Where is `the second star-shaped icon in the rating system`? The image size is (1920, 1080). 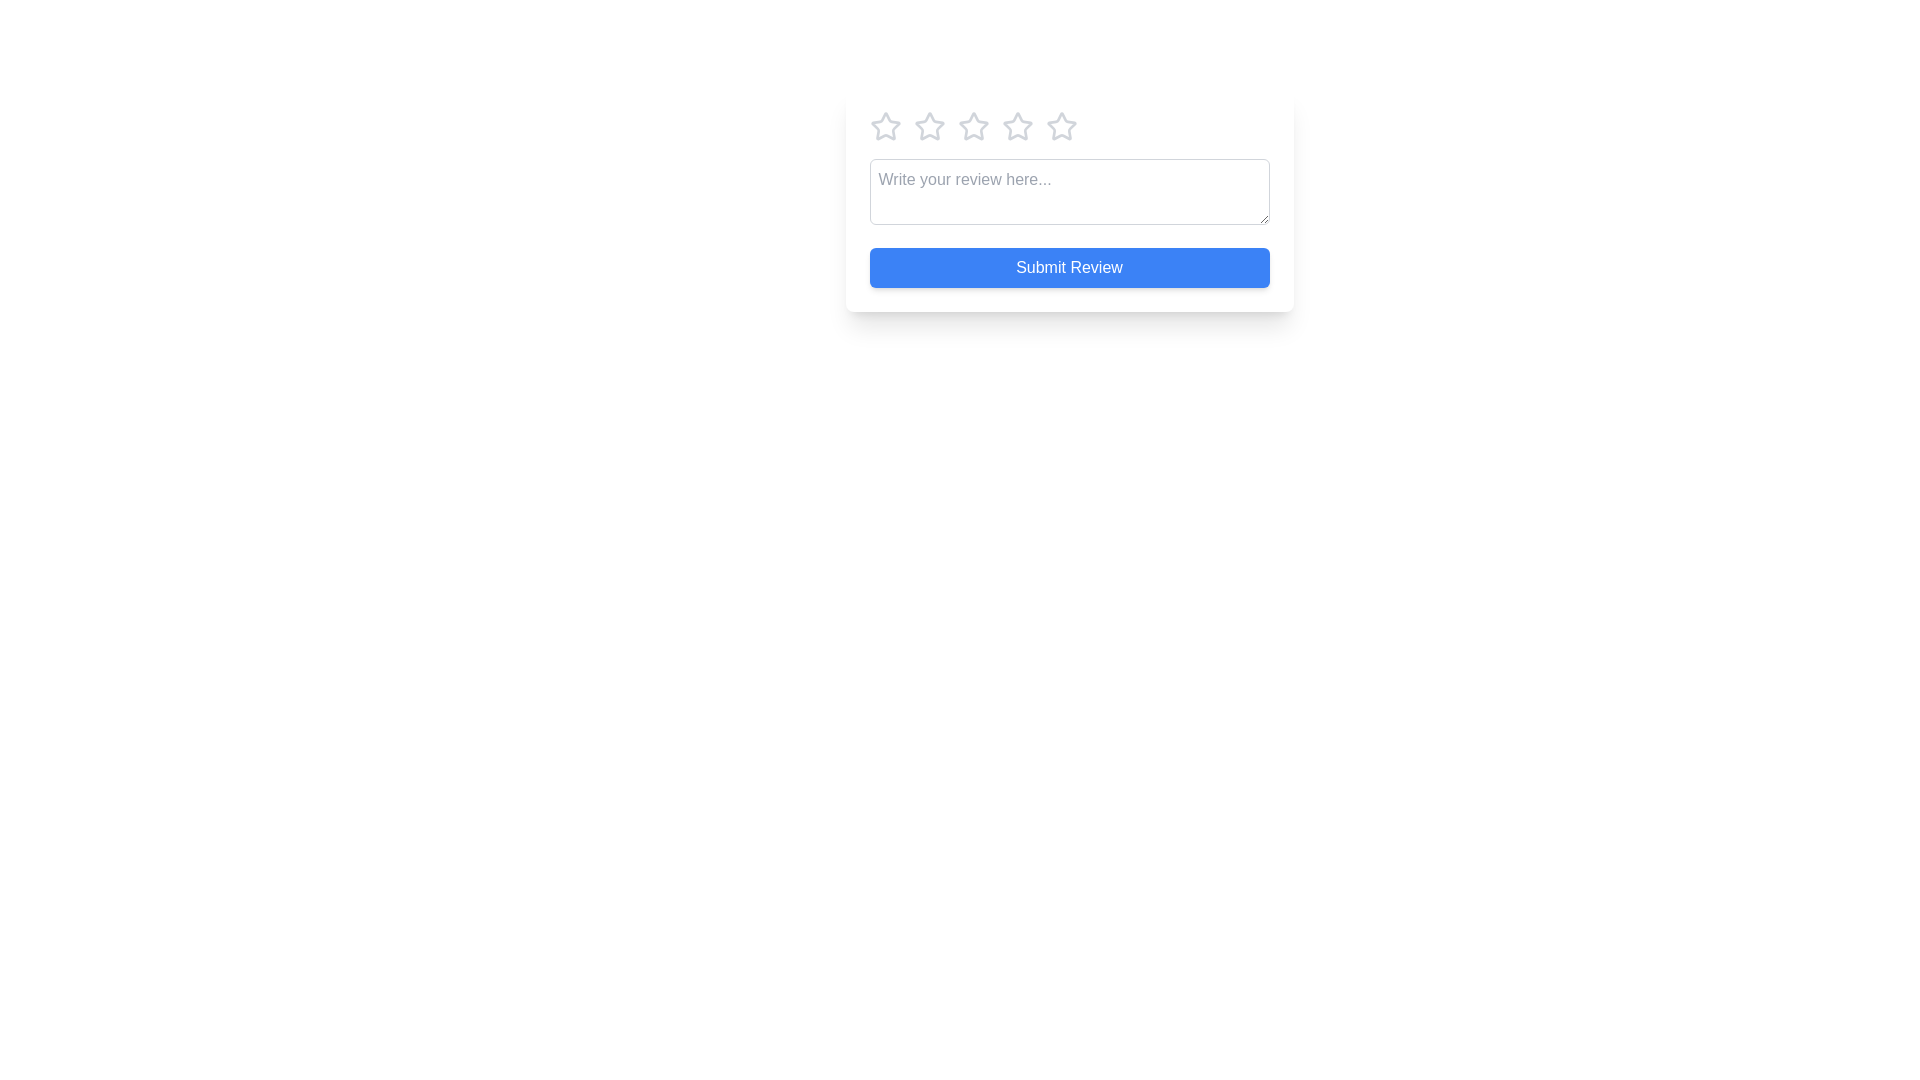 the second star-shaped icon in the rating system is located at coordinates (973, 126).